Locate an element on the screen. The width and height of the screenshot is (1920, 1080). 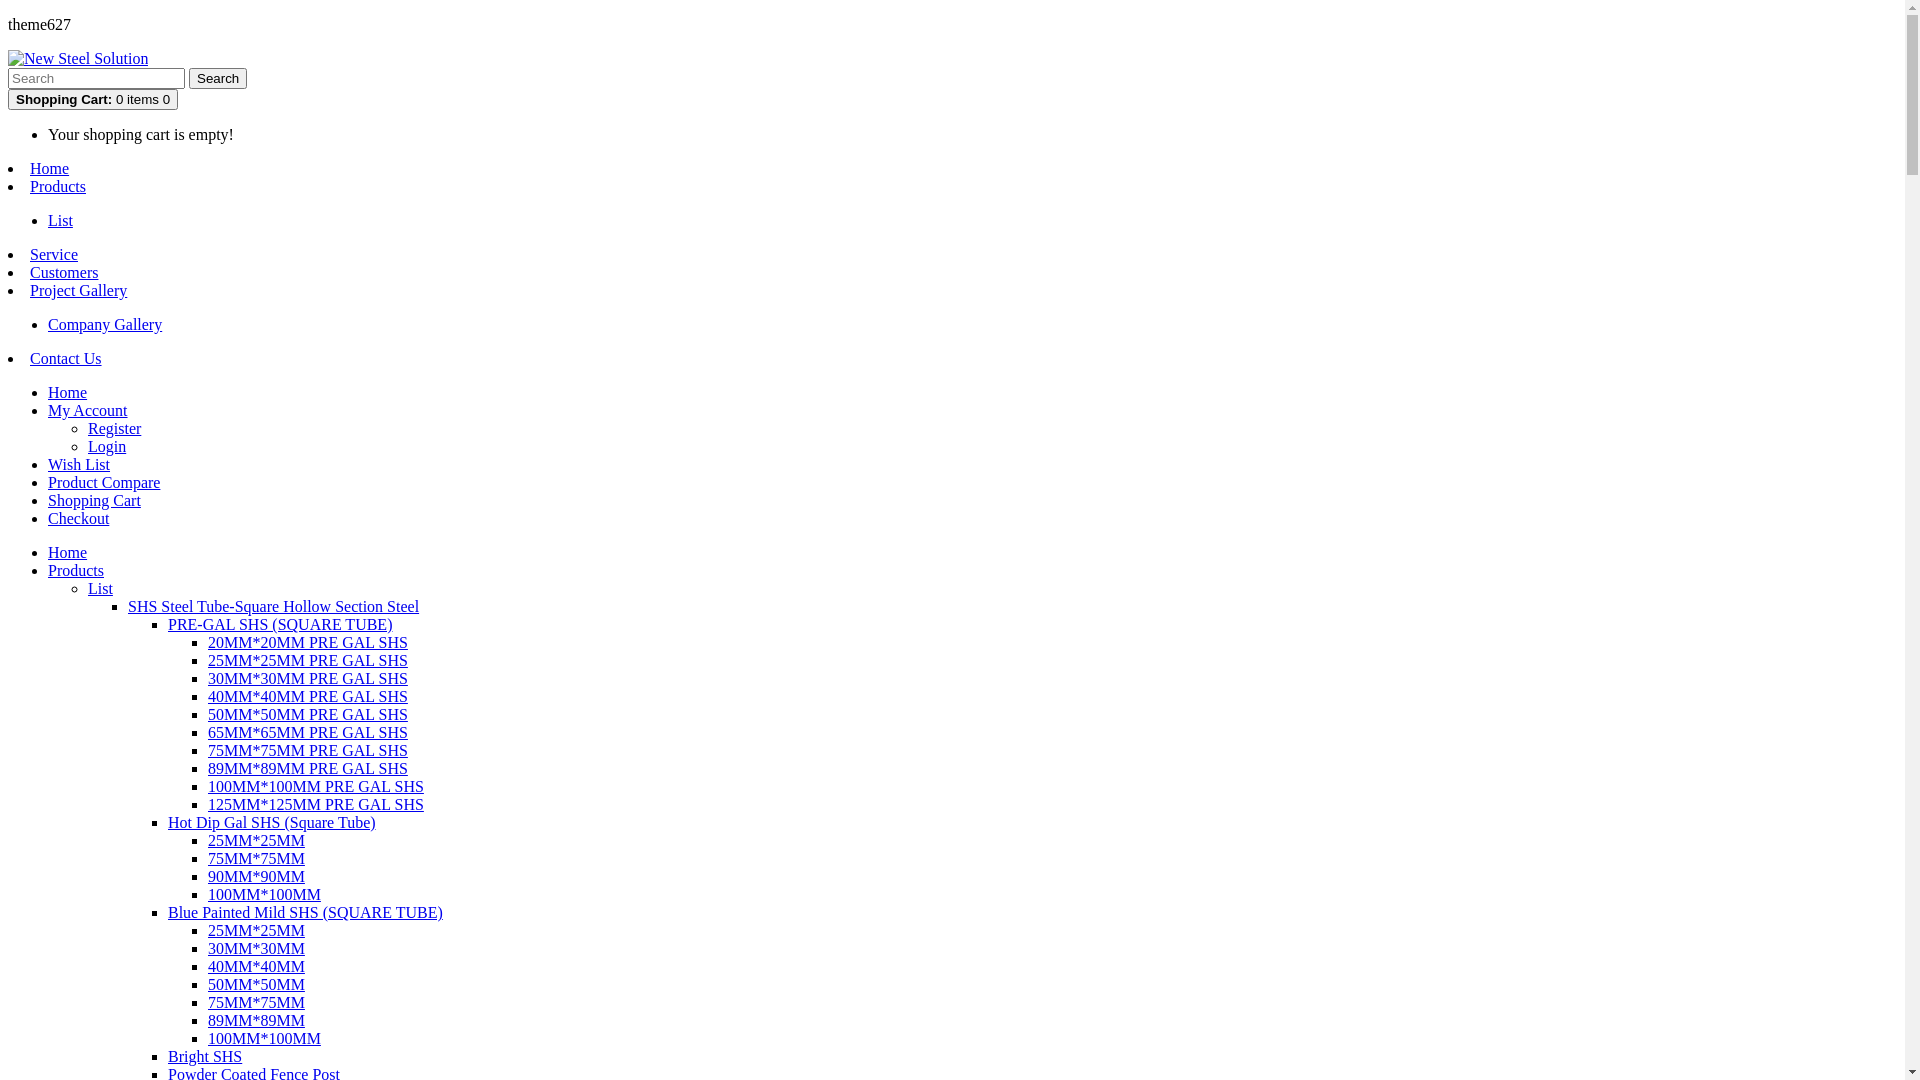
'List' is located at coordinates (86, 587).